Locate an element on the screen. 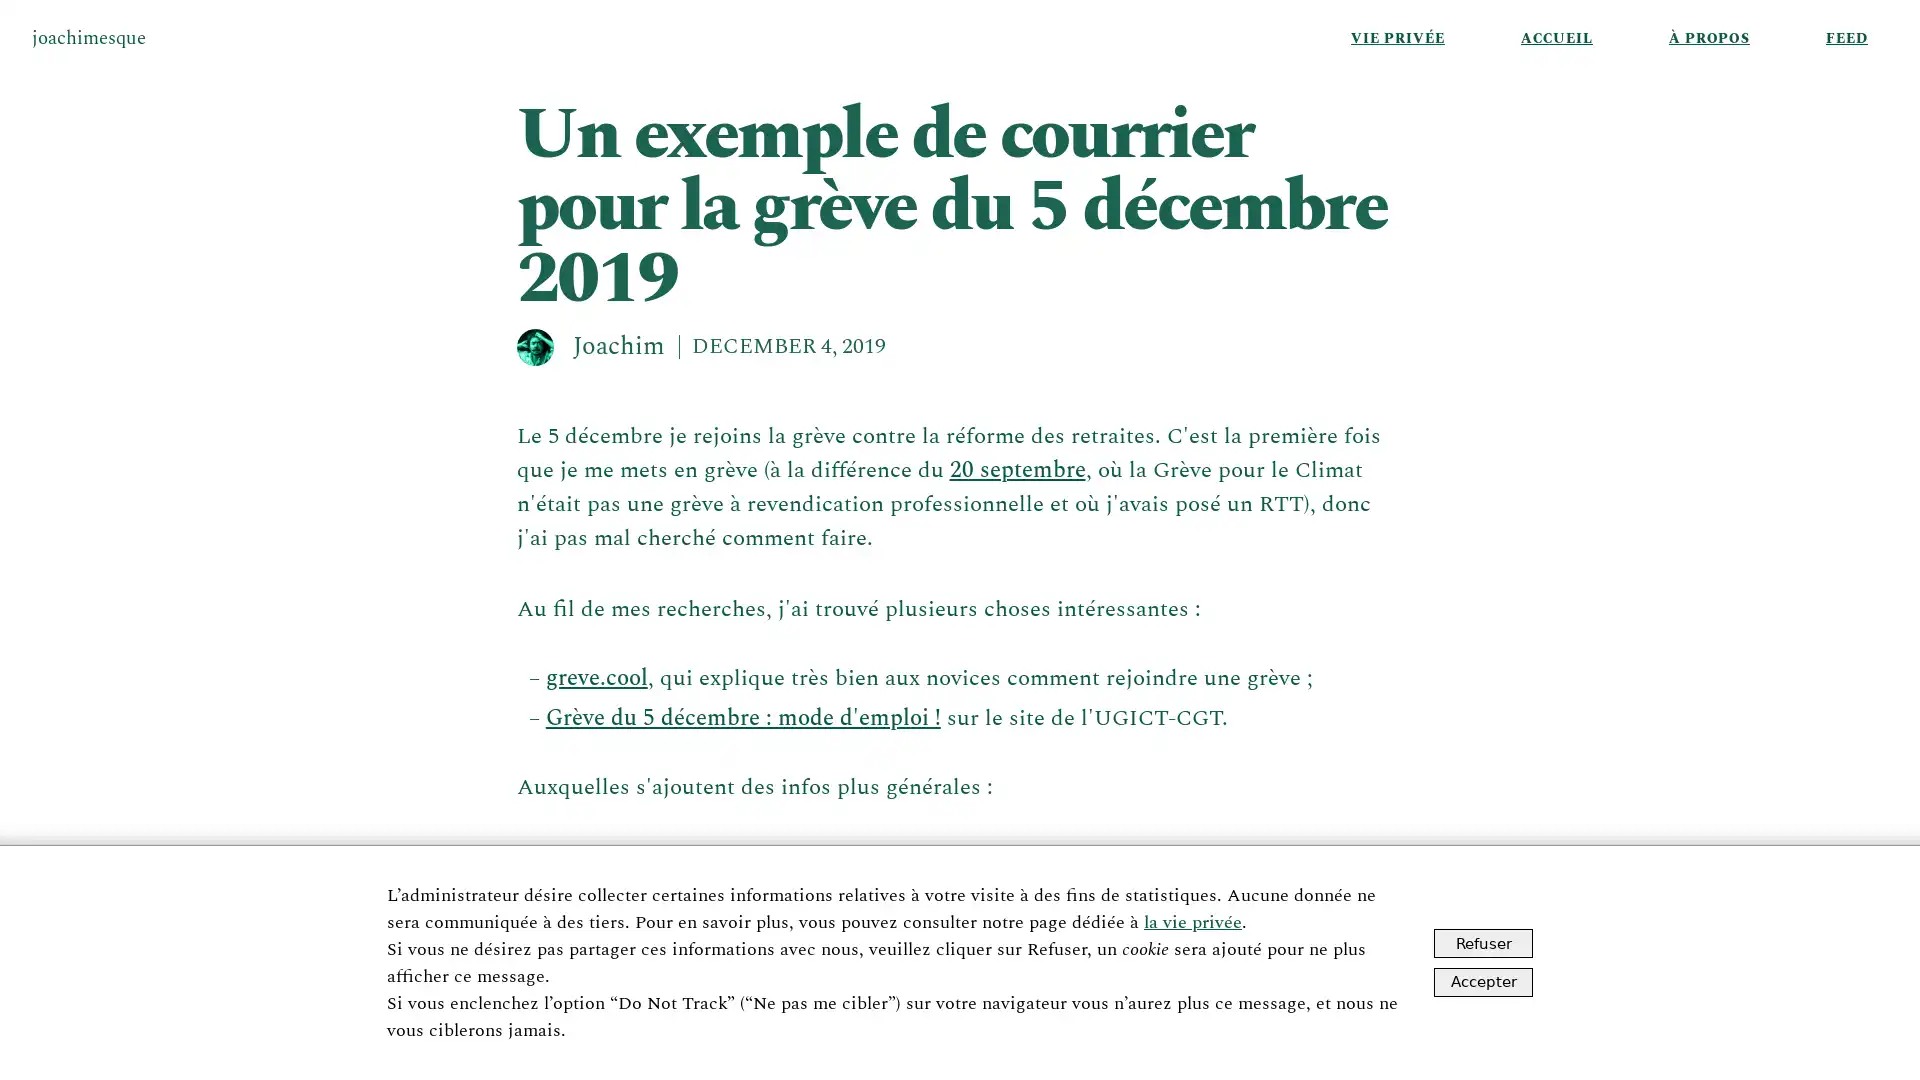 Image resolution: width=1920 pixels, height=1080 pixels. Refuser is located at coordinates (1483, 943).